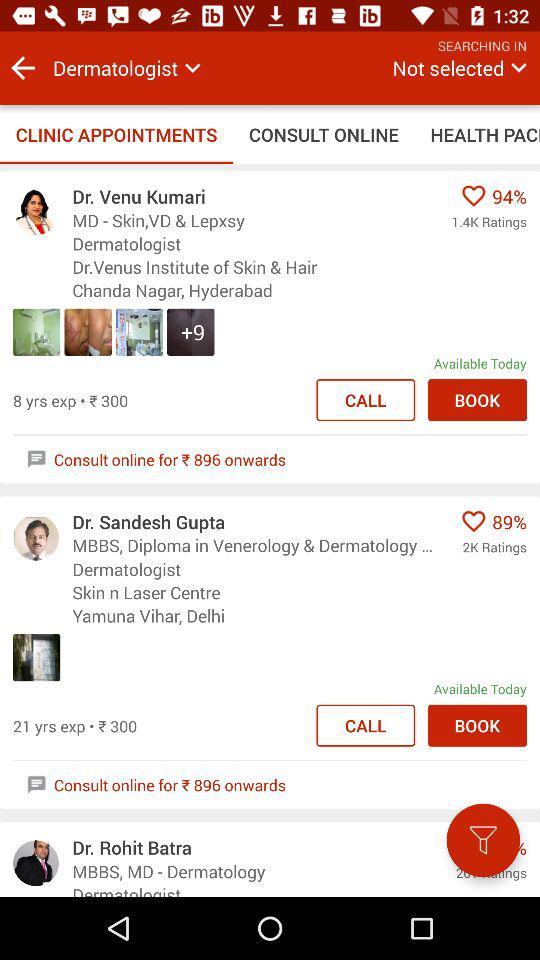 The height and width of the screenshot is (960, 540). Describe the element at coordinates (22, 68) in the screenshot. I see `return to previous screen` at that location.